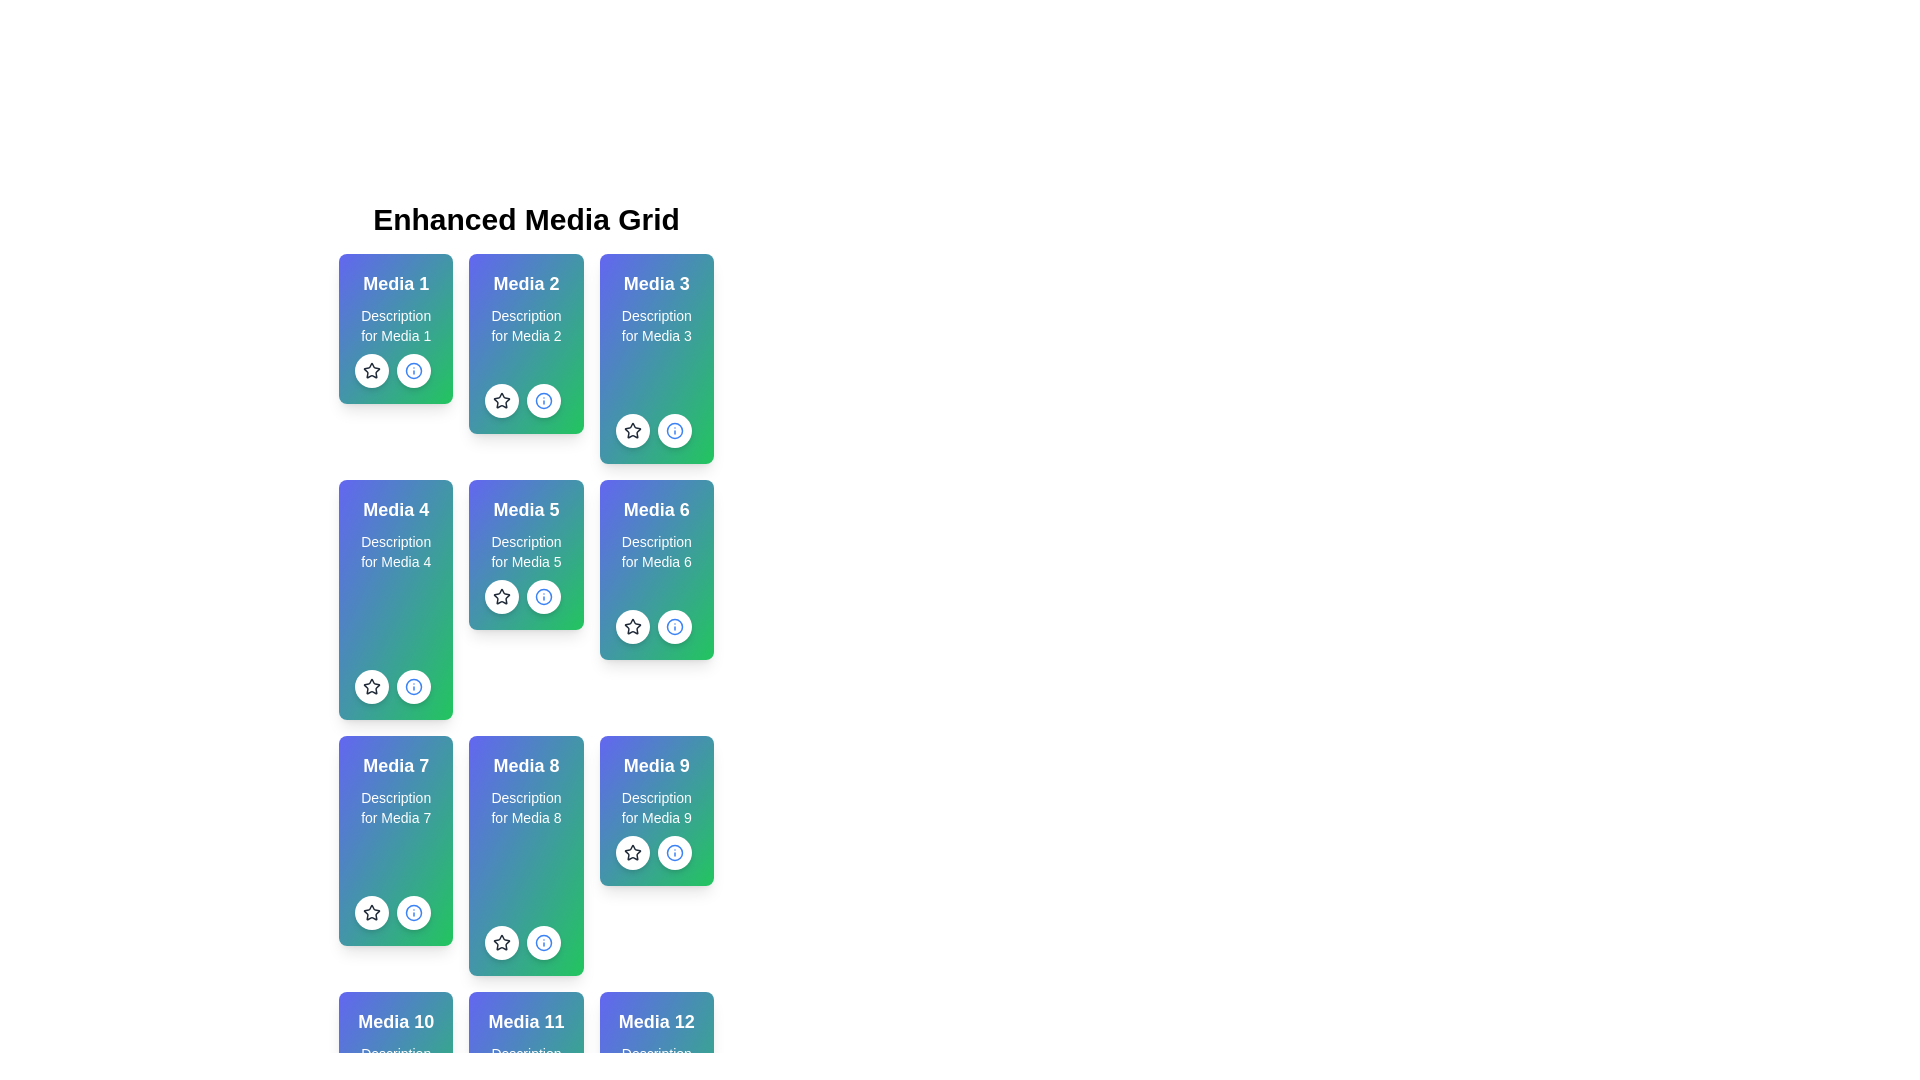 Image resolution: width=1920 pixels, height=1080 pixels. What do you see at coordinates (674, 430) in the screenshot?
I see `the circular button with a blue border and information icon located at the bottom right of the Media 3 card in the Enhanced Media Grid layout` at bounding box center [674, 430].